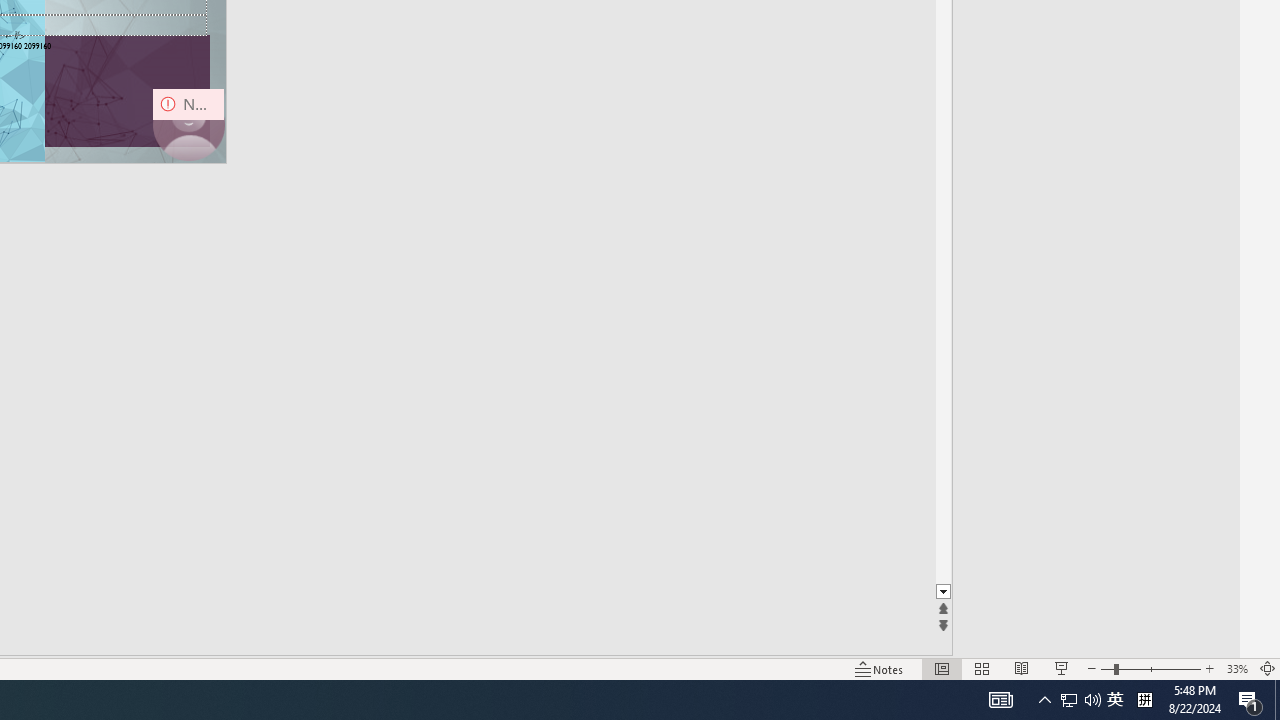  I want to click on 'Zoom 33%', so click(1236, 669).